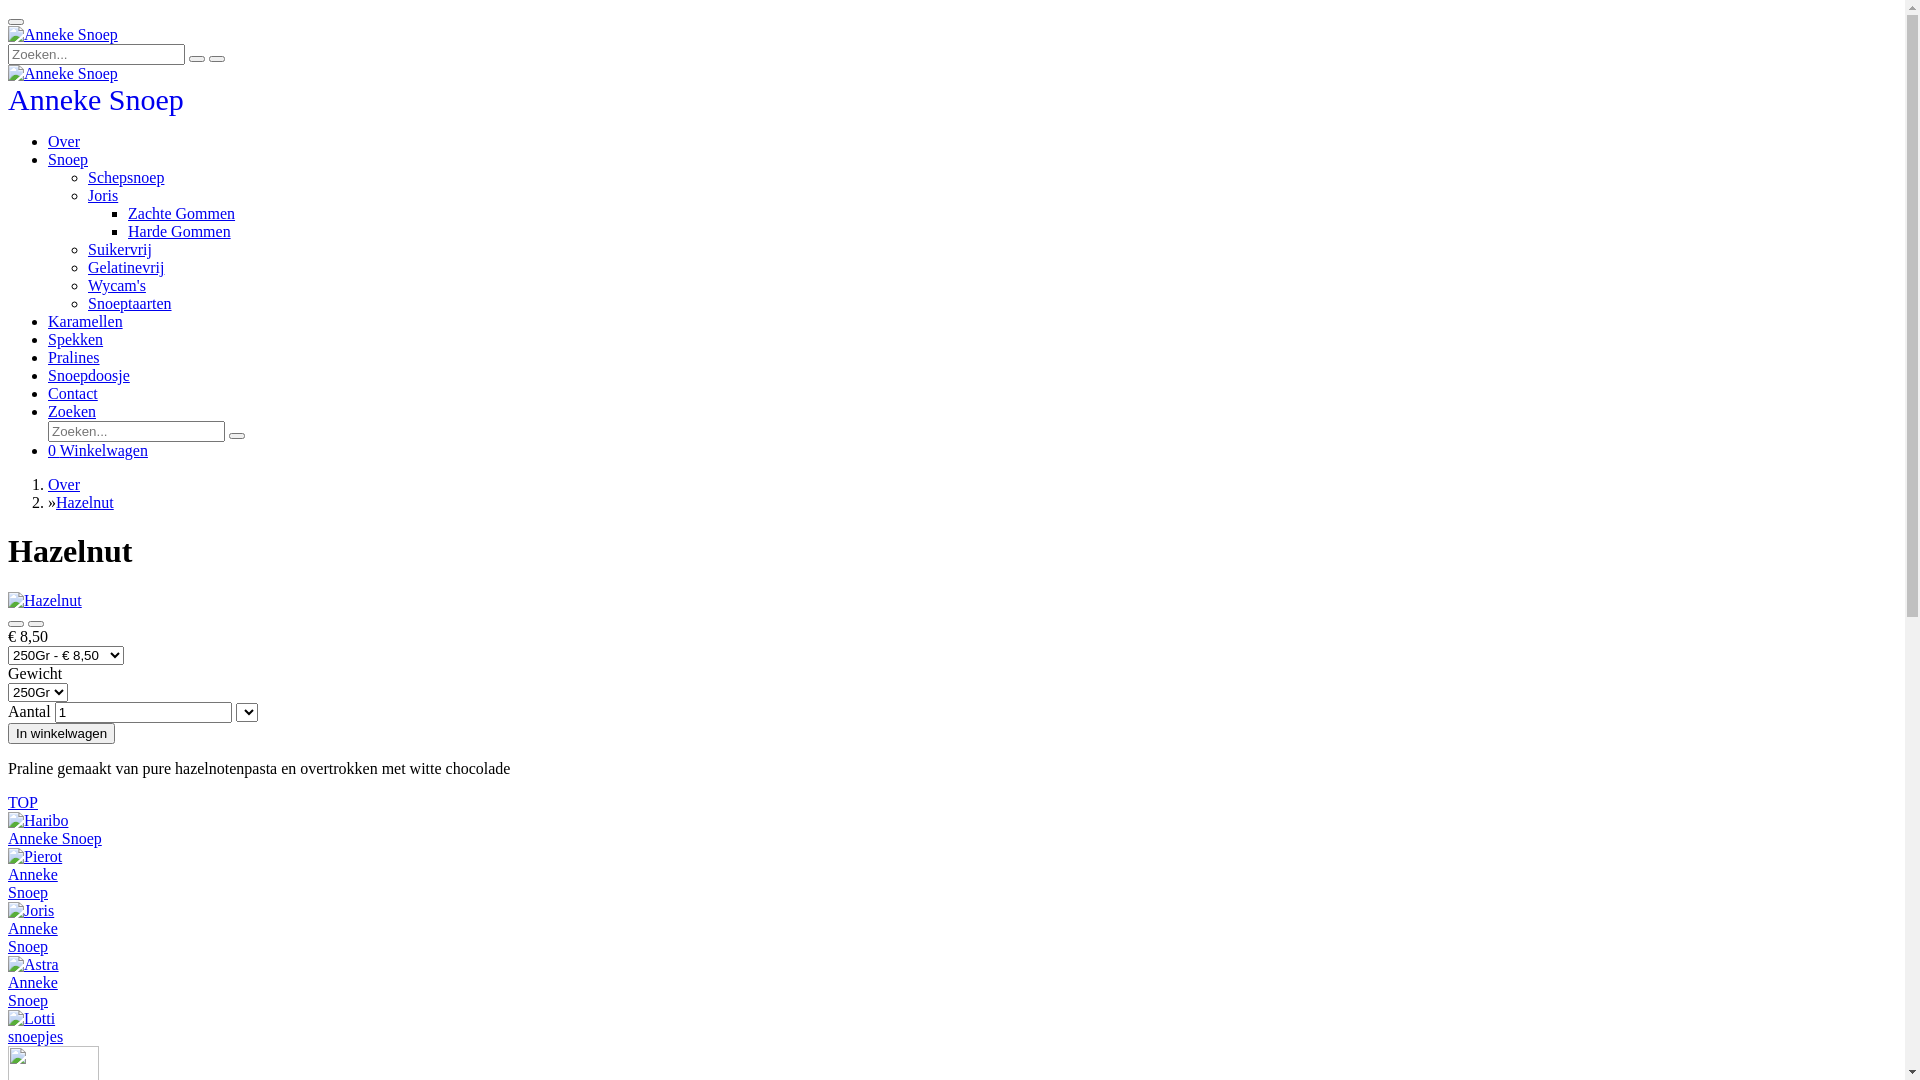 The height and width of the screenshot is (1080, 1920). Describe the element at coordinates (73, 356) in the screenshot. I see `'Pralines'` at that location.